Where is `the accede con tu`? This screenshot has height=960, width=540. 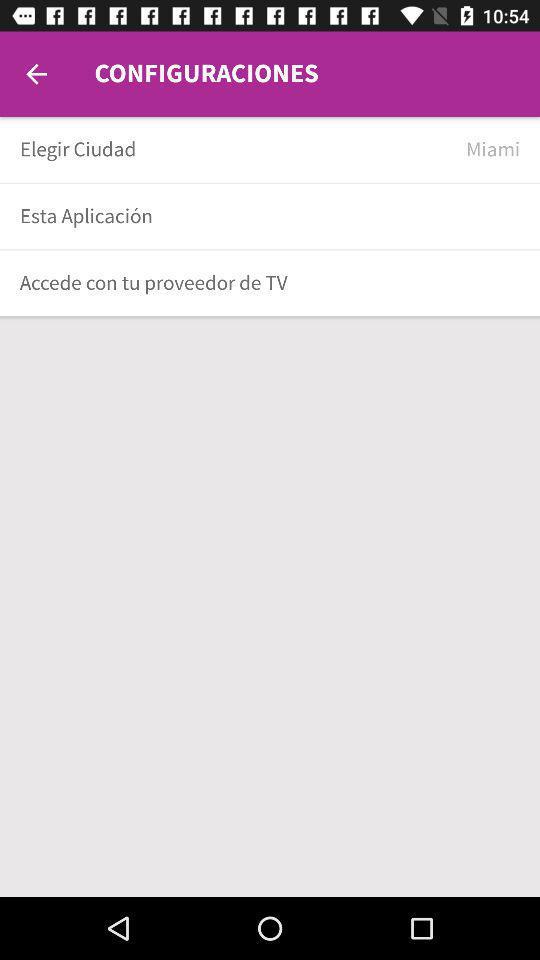
the accede con tu is located at coordinates (263, 282).